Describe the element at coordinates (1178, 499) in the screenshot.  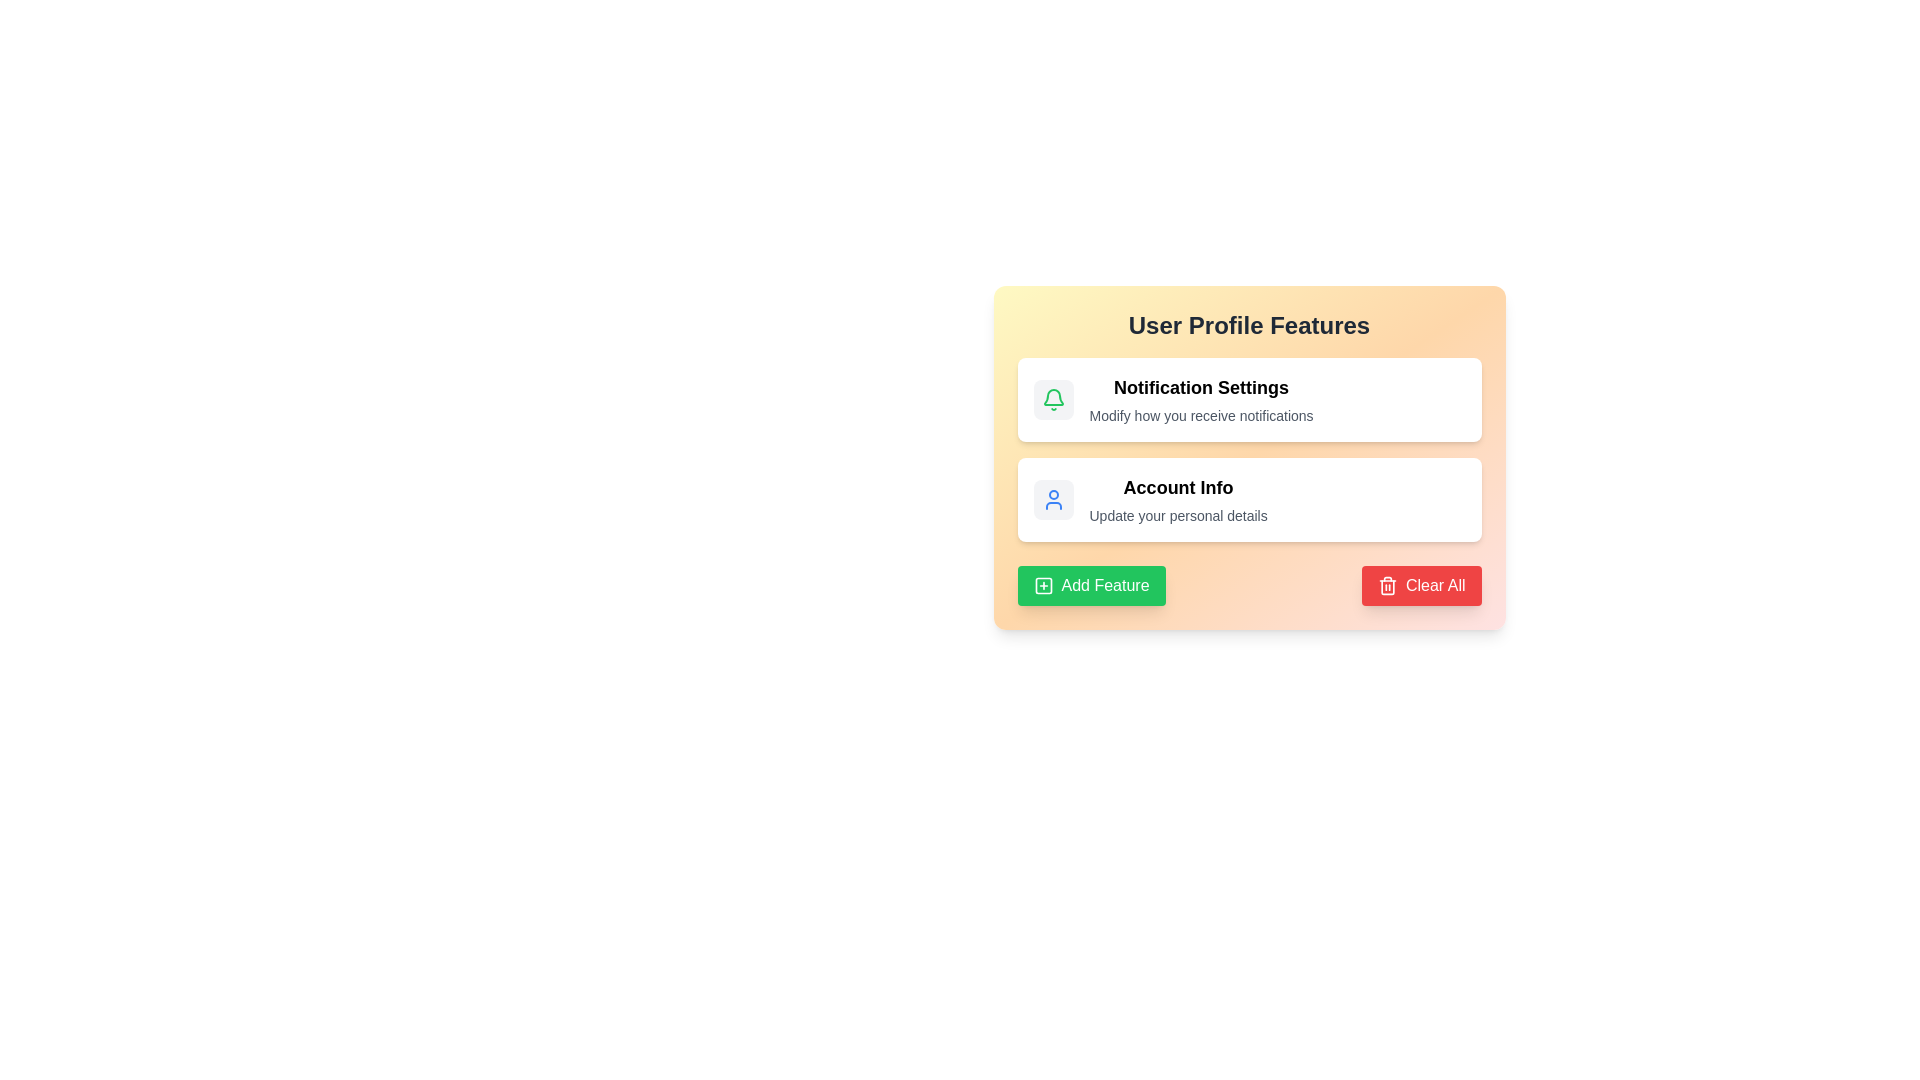
I see `the text label or informational card displaying user information, located in the second card under 'User Profile Features', centered below 'Notification Settings' and above 'Add Feature' and 'Clear All' buttons` at that location.